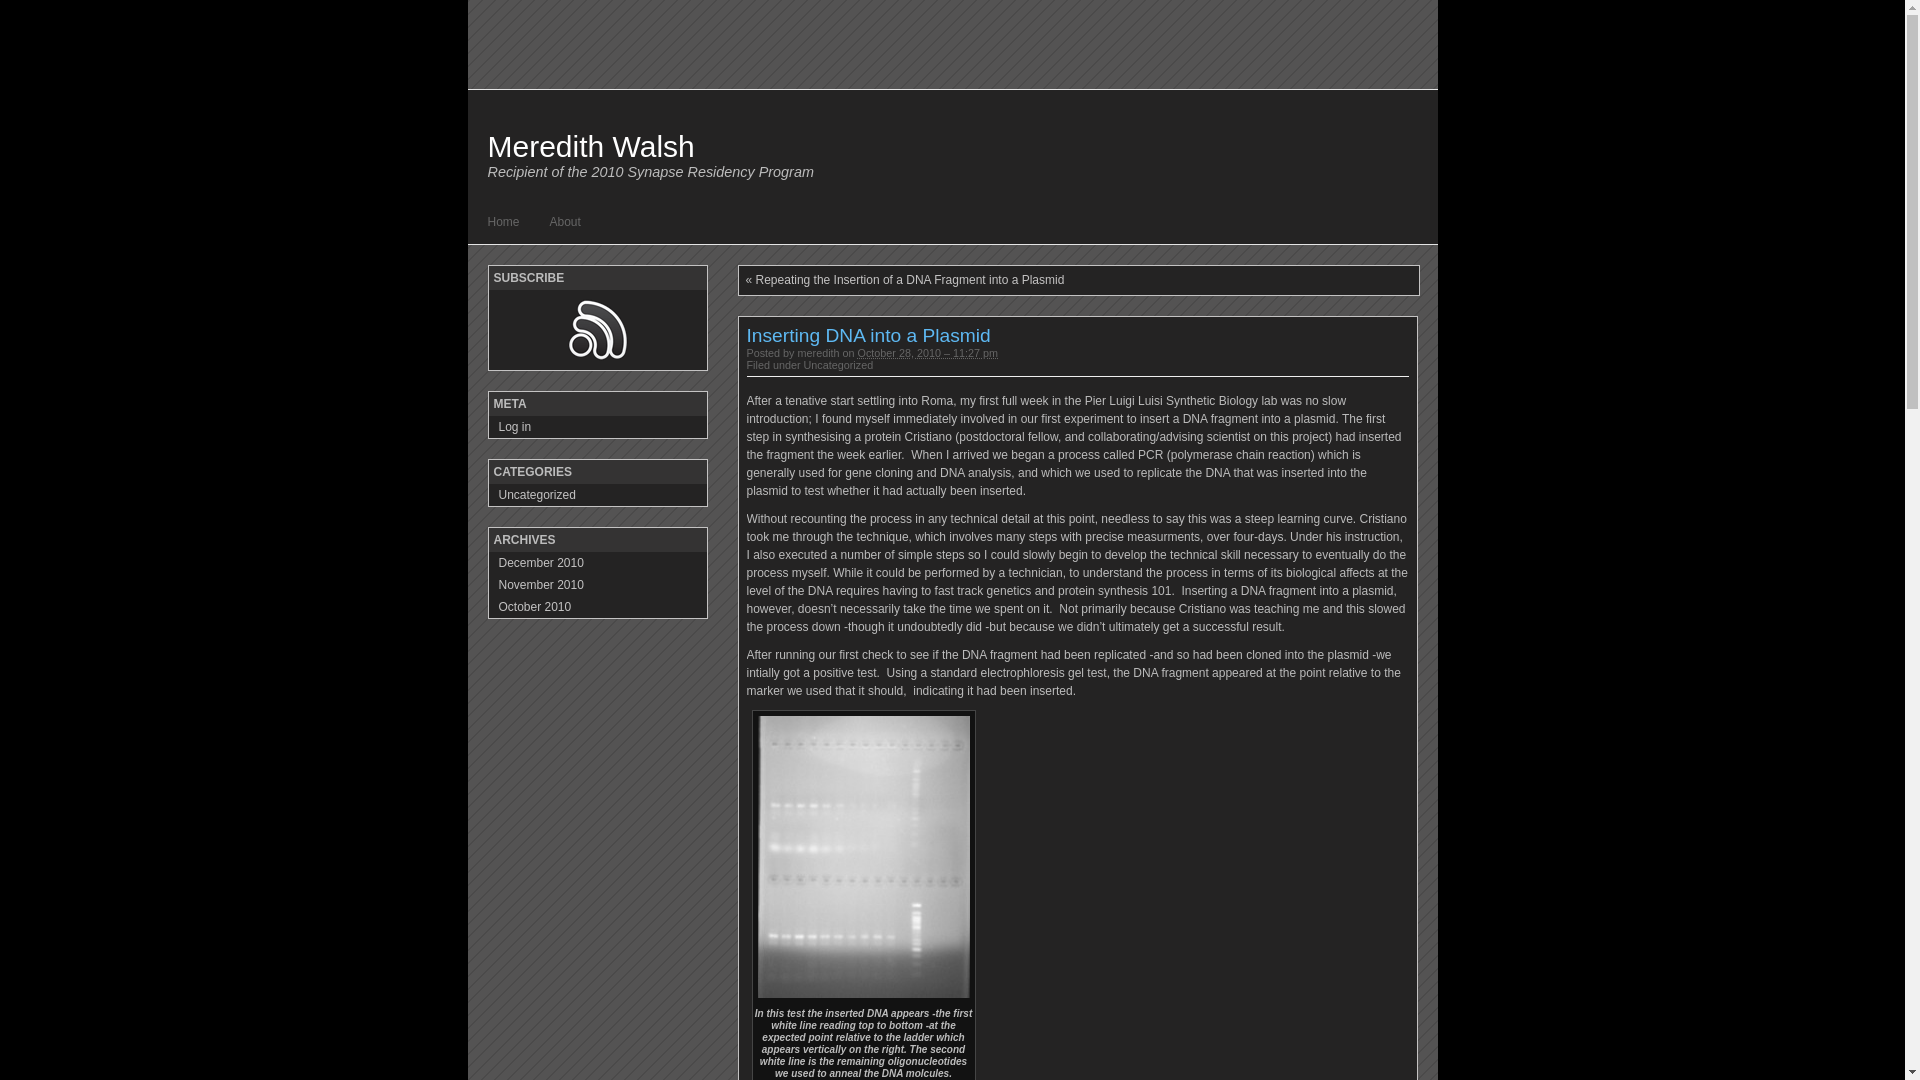  I want to click on 'Subscribe to Meredith Walsh', so click(597, 329).